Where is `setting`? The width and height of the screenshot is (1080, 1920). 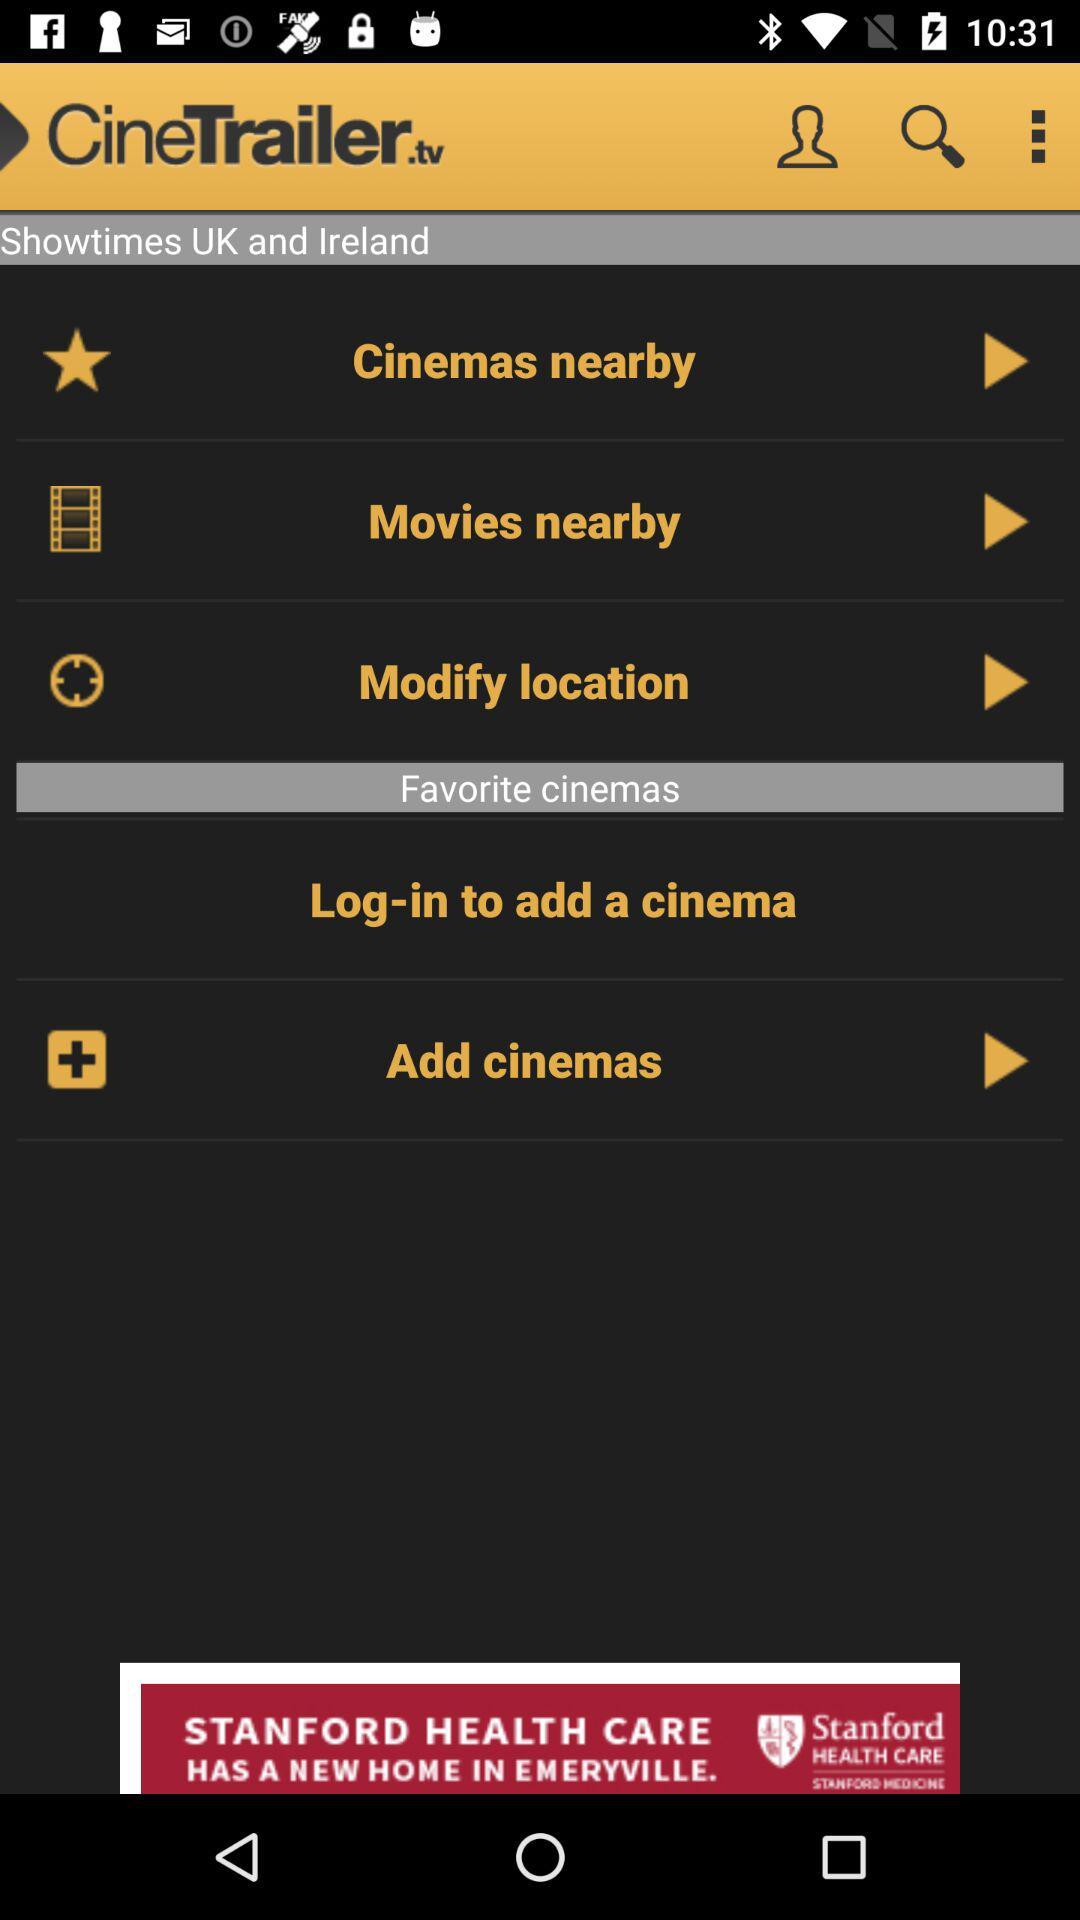 setting is located at coordinates (1036, 135).